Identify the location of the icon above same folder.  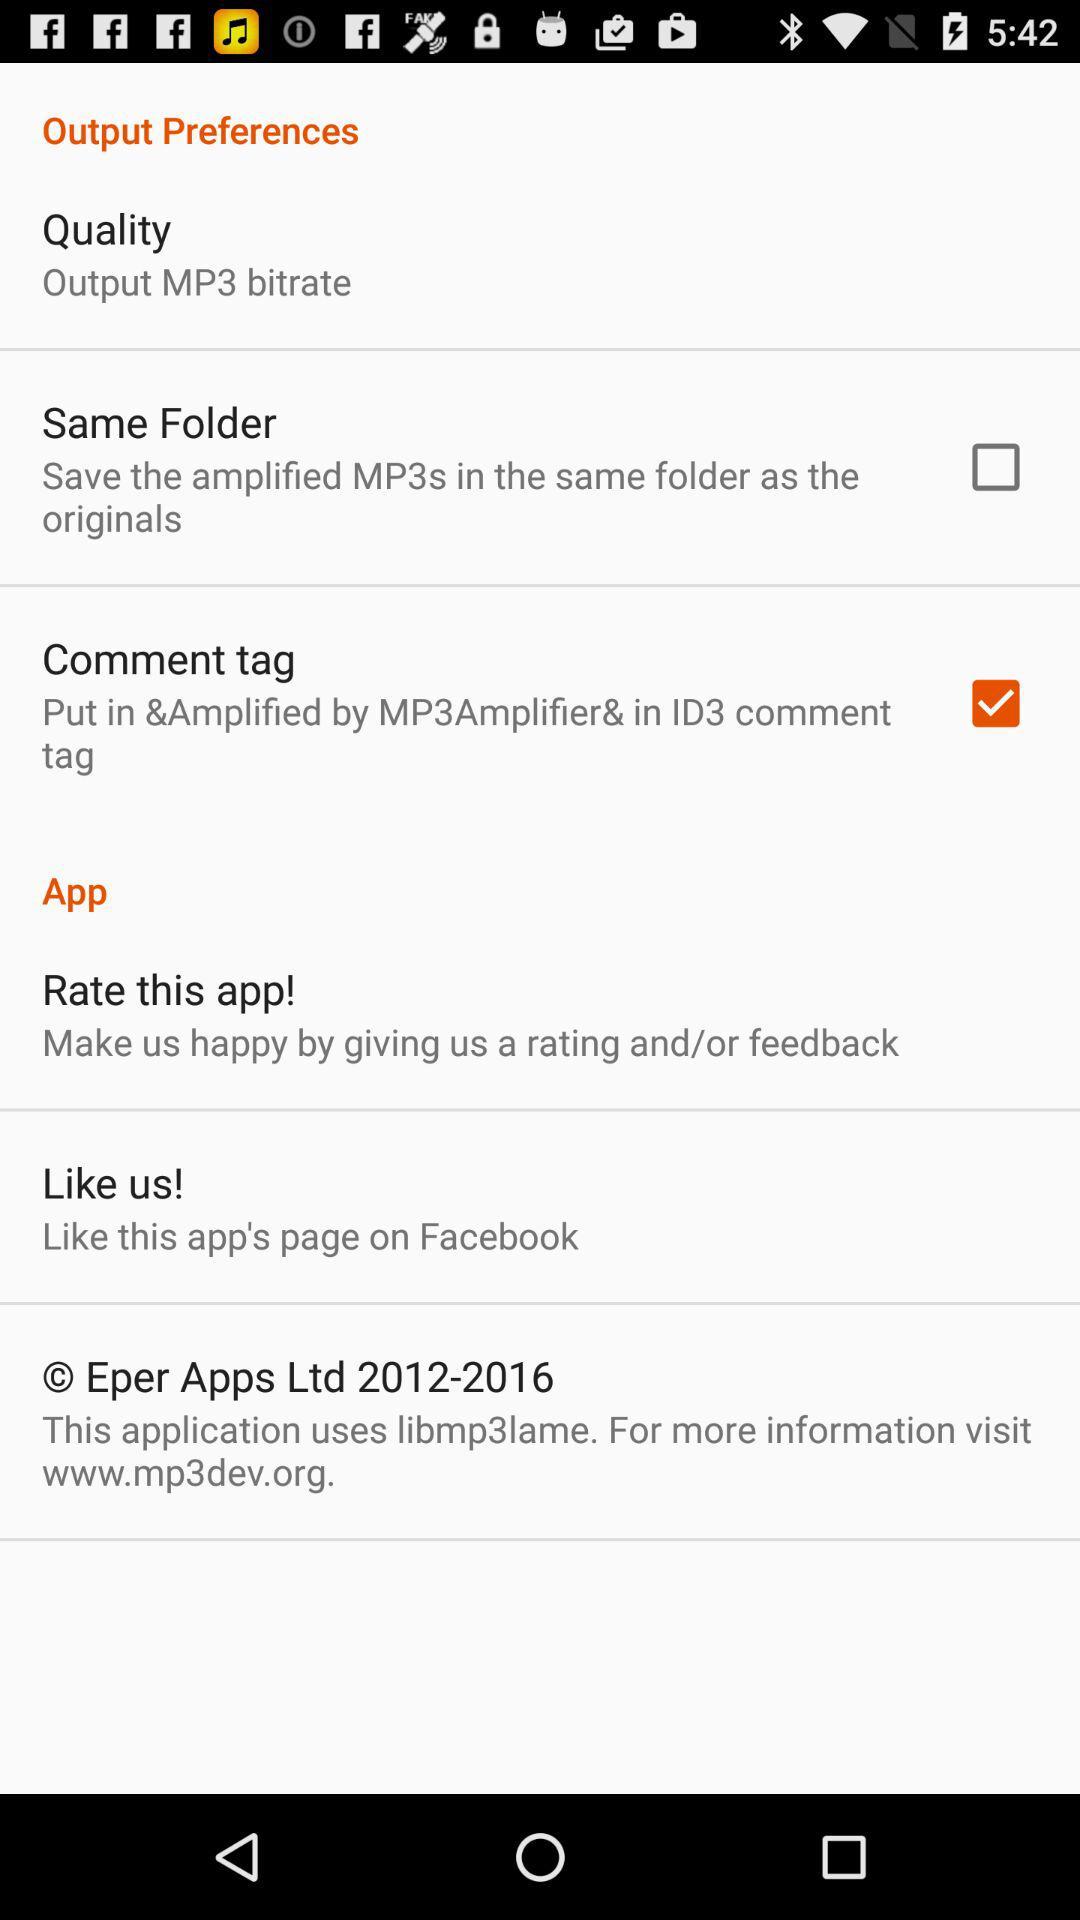
(196, 280).